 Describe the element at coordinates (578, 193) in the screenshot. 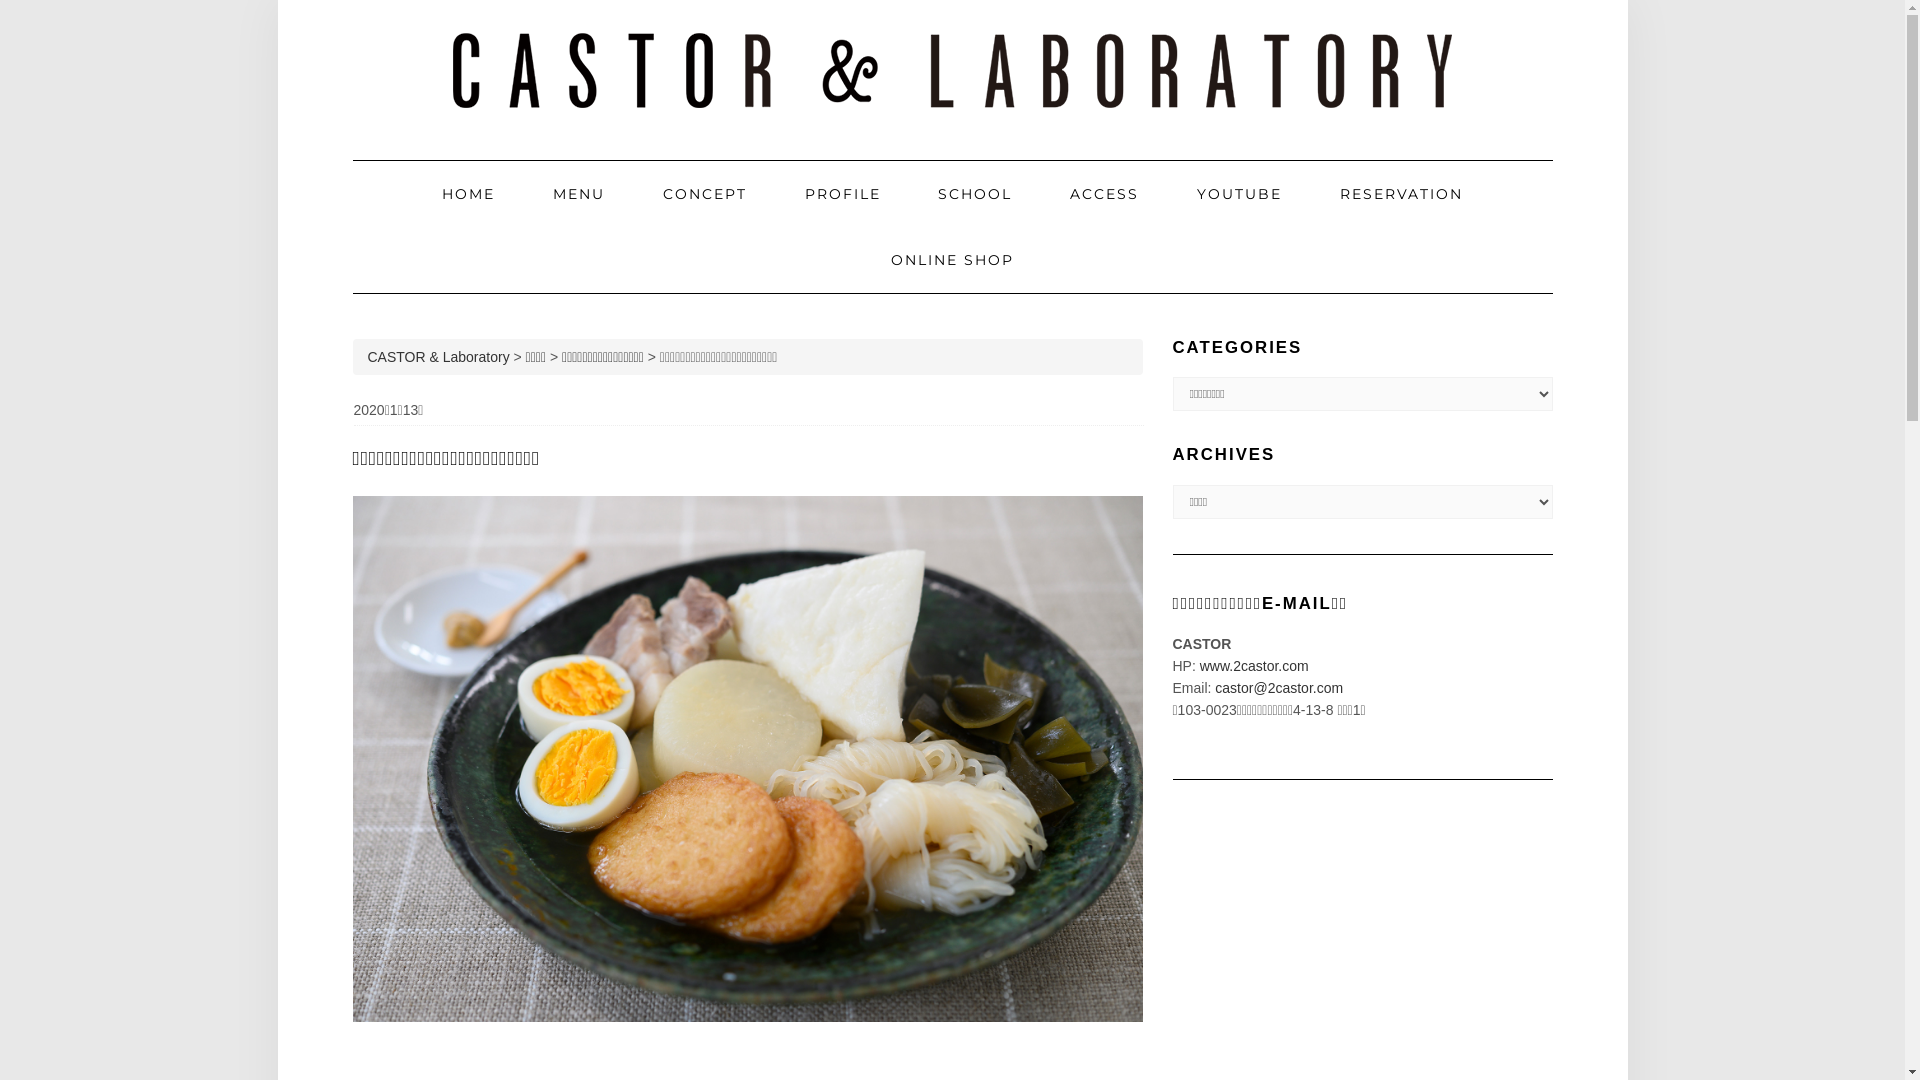

I see `'MENU'` at that location.